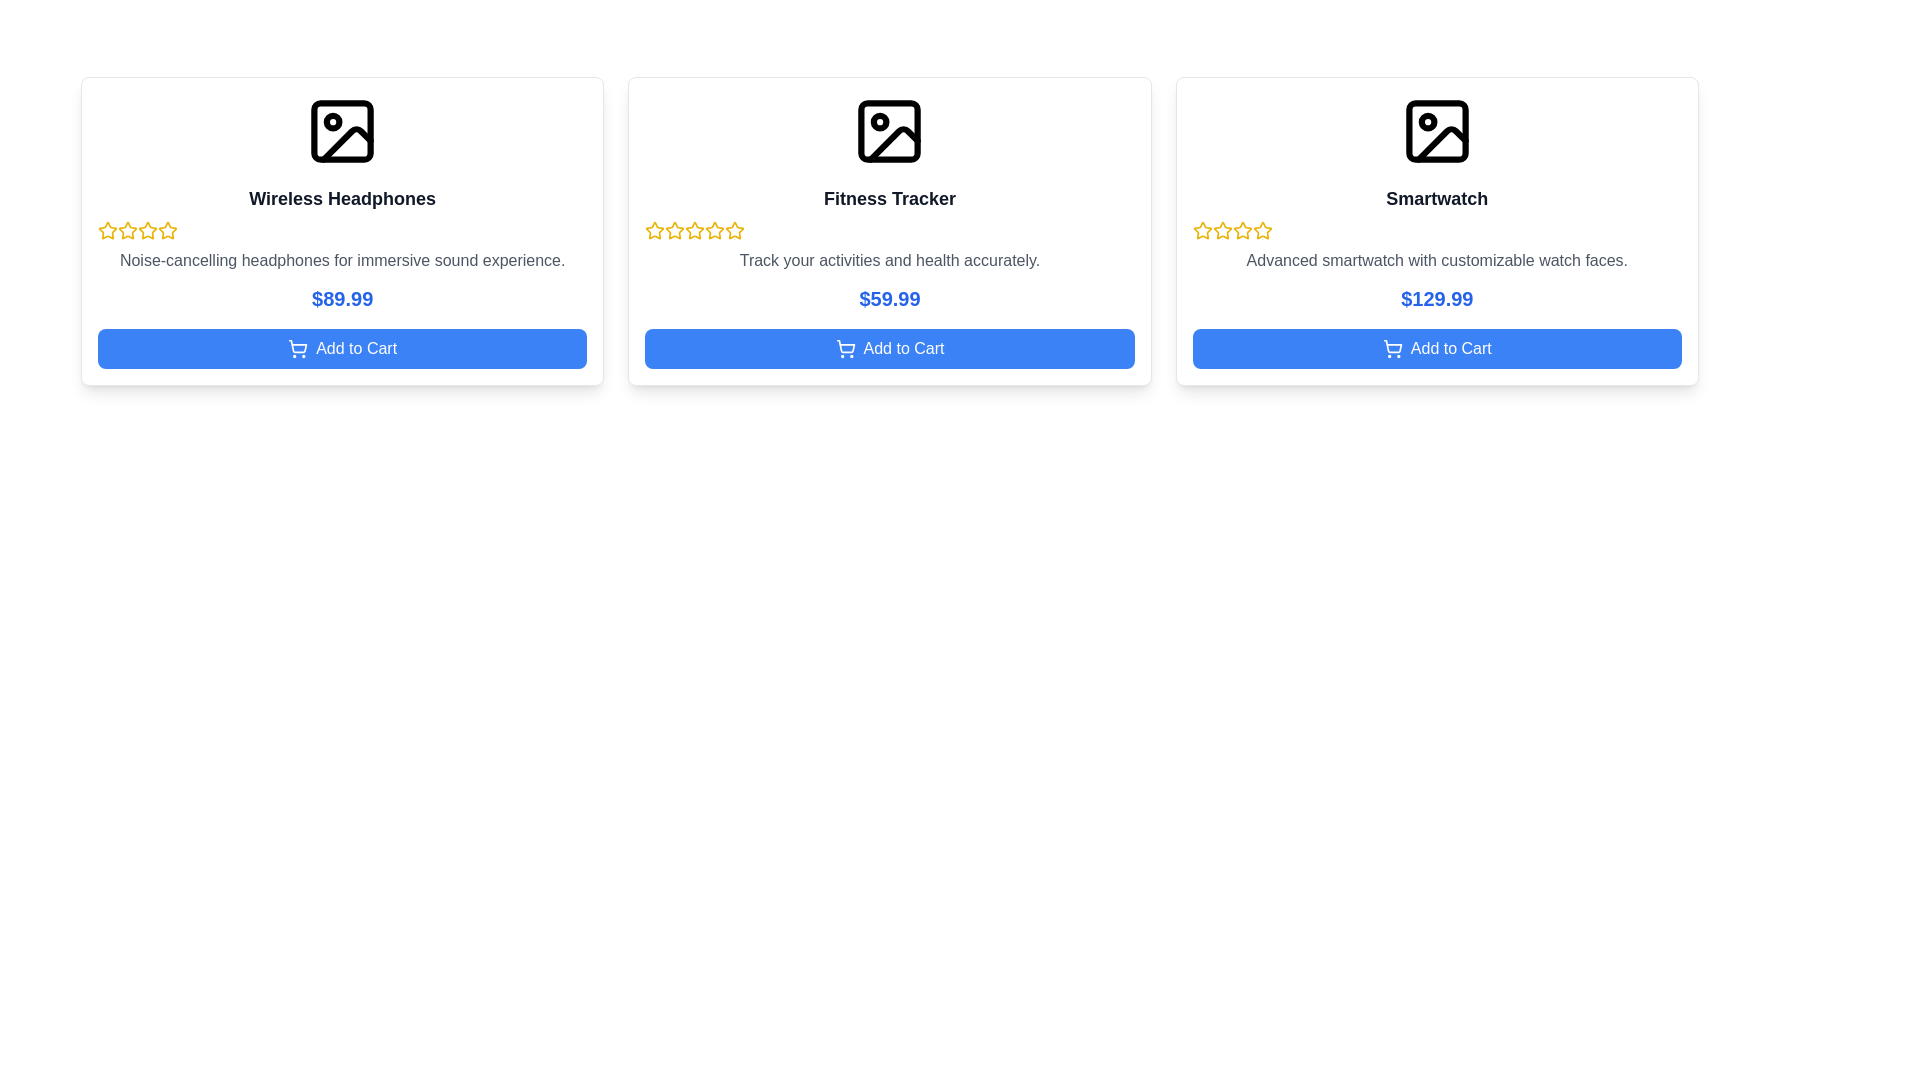 This screenshot has height=1080, width=1920. What do you see at coordinates (1391, 347) in the screenshot?
I see `the shopping cart icon within the blue 'Add to Cart' button located under the product card for the 'Smartwatch.'` at bounding box center [1391, 347].